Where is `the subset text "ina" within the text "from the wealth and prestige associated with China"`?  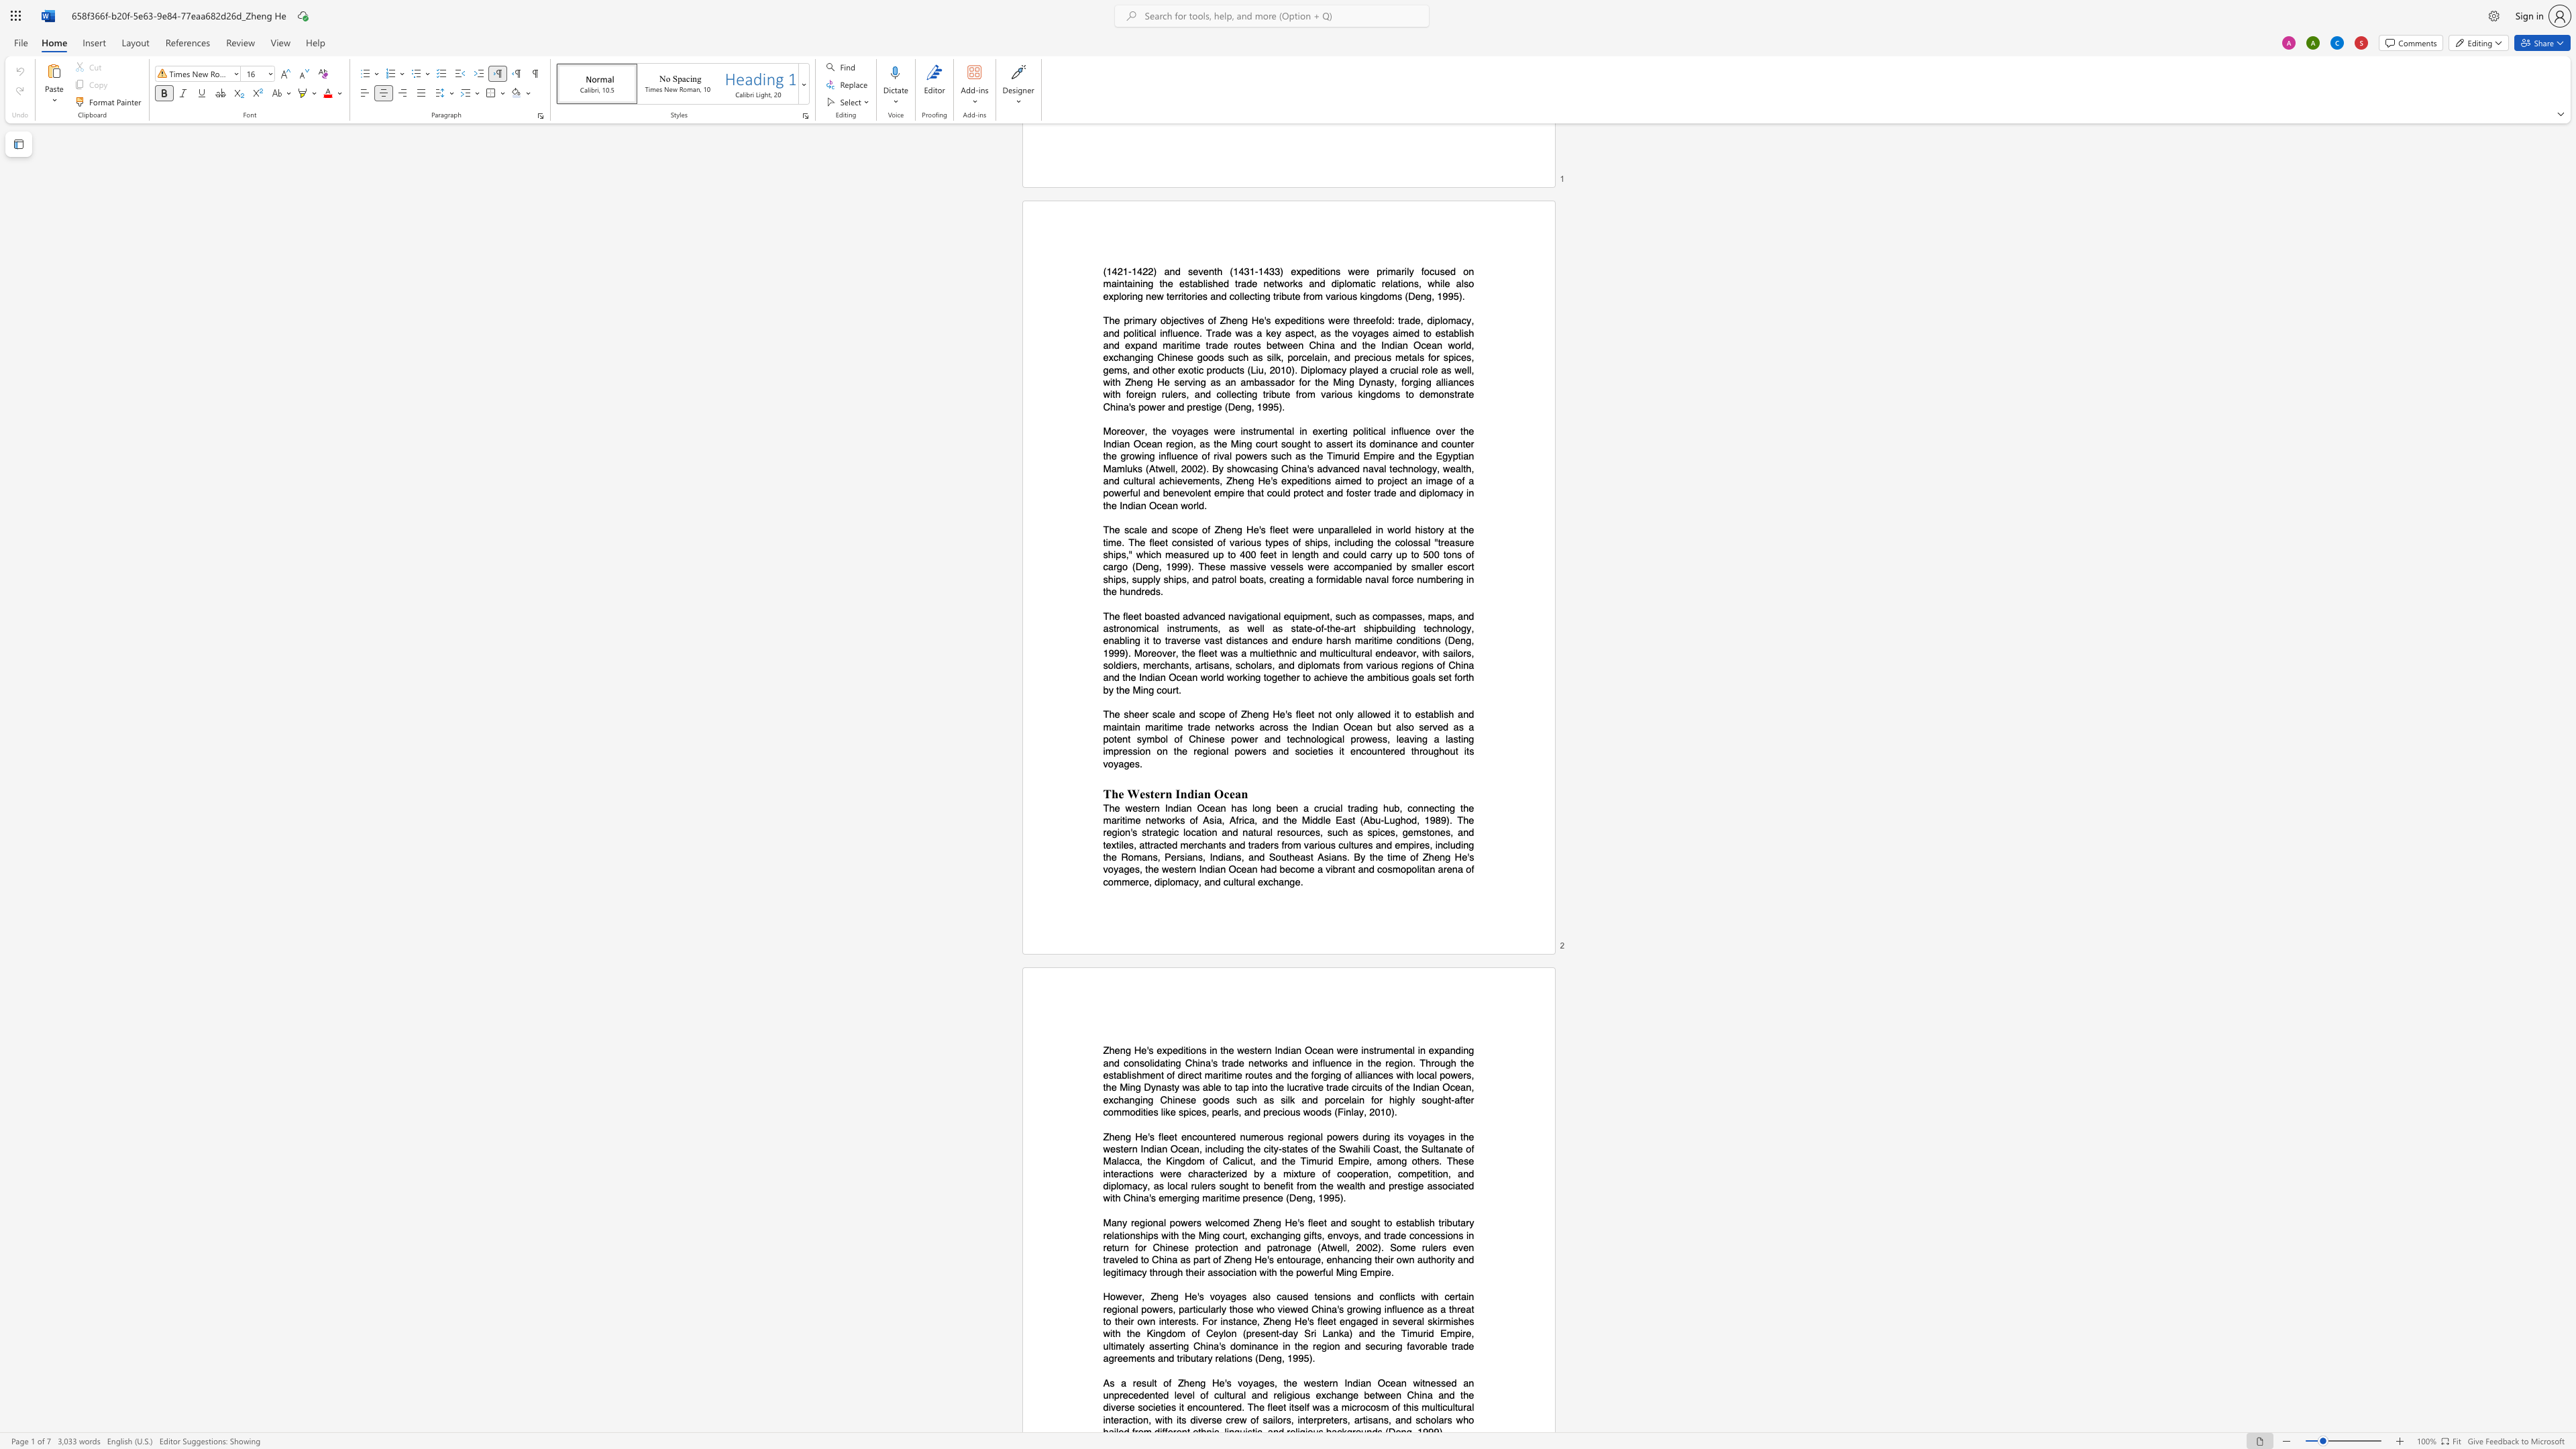
the subset text "ina" within the text "from the wealth and prestige associated with China" is located at coordinates (1134, 1197).